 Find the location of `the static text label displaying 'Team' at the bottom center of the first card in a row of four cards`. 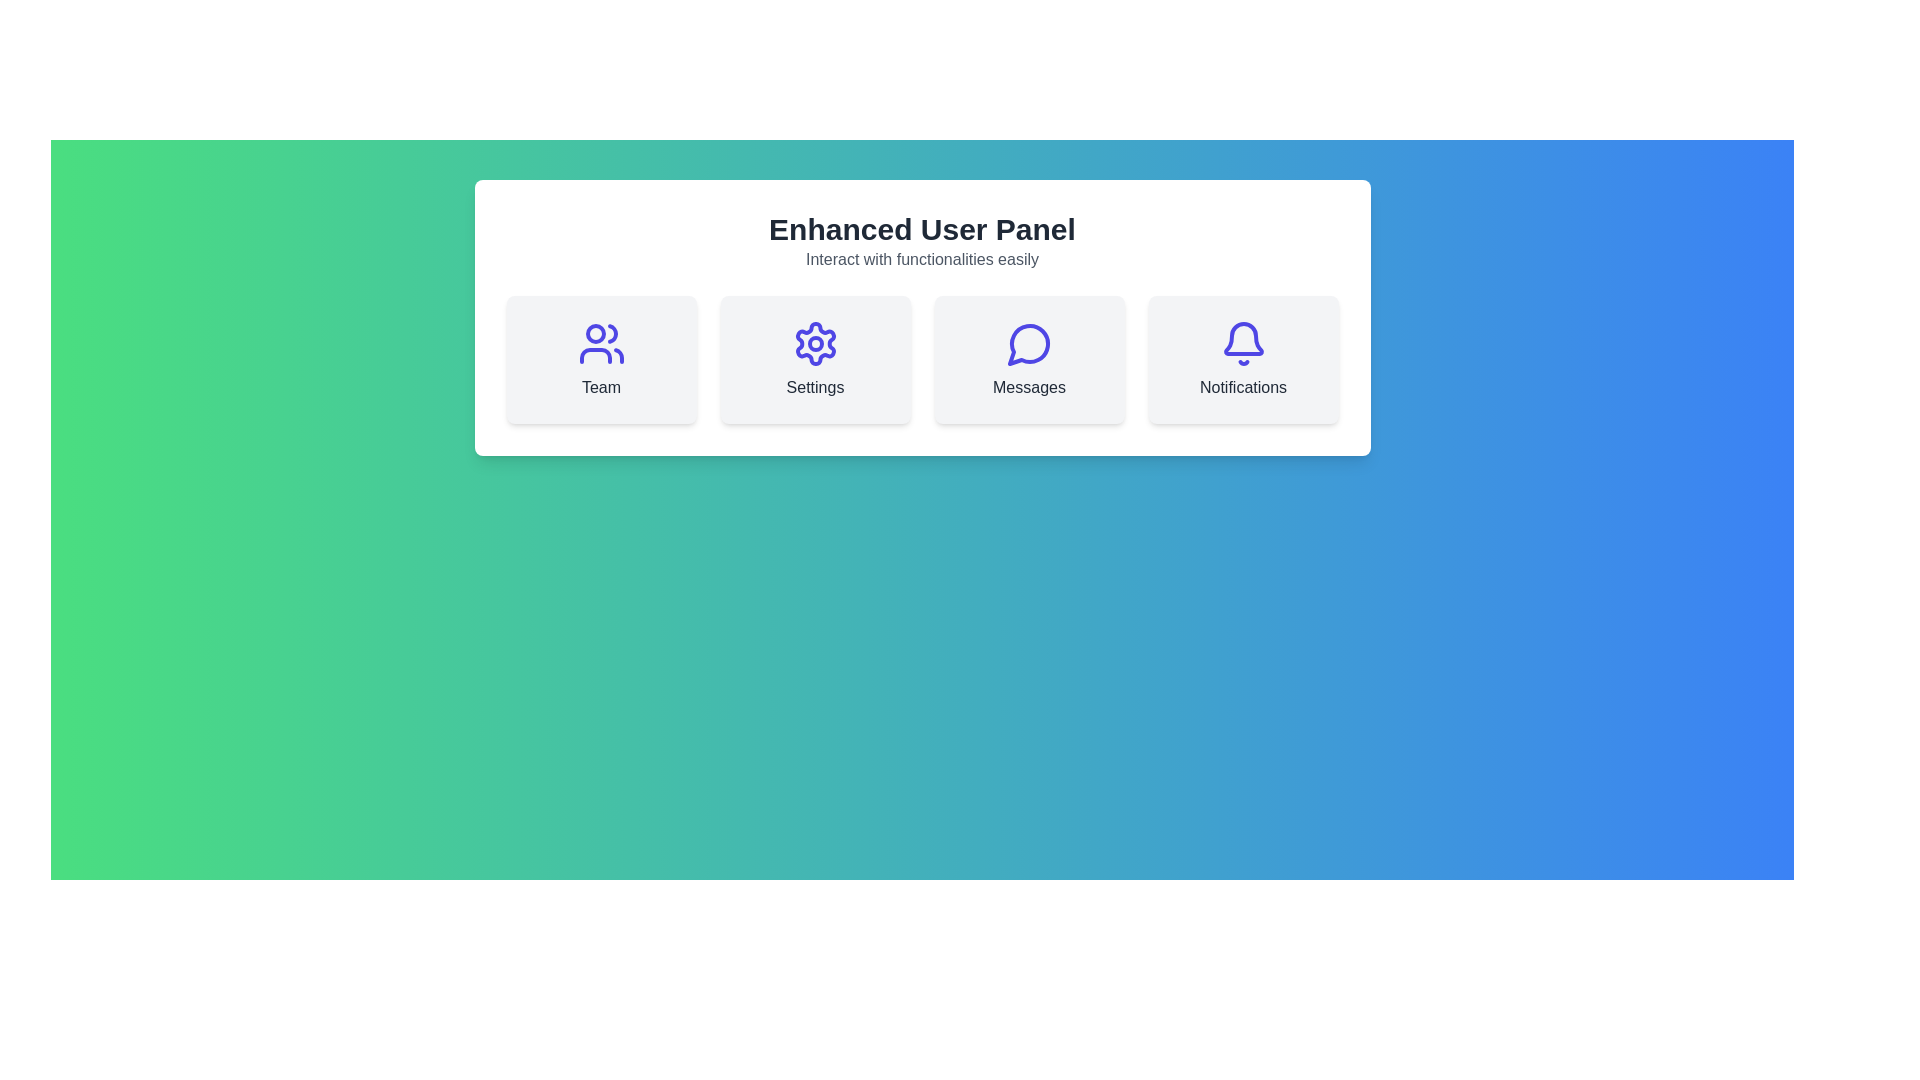

the static text label displaying 'Team' at the bottom center of the first card in a row of four cards is located at coordinates (600, 388).